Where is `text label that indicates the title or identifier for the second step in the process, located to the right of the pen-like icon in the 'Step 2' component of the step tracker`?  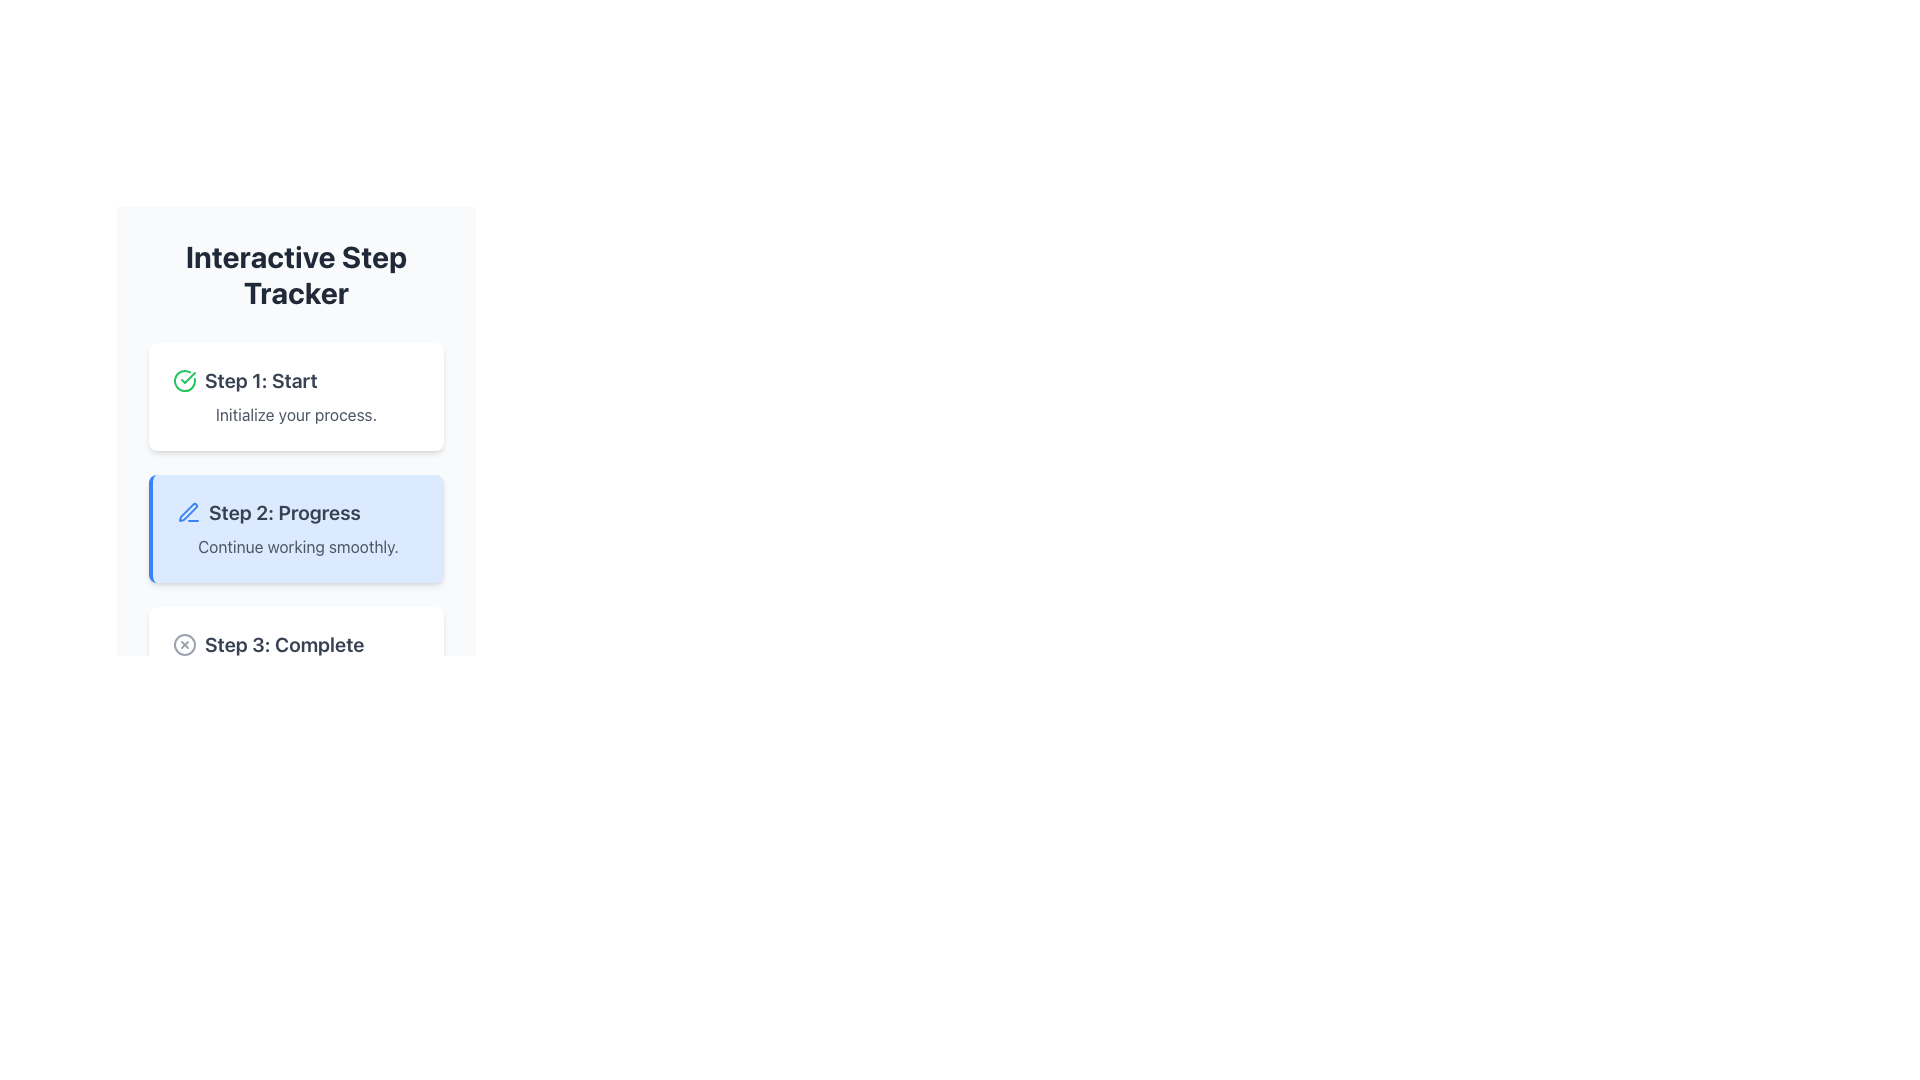
text label that indicates the title or identifier for the second step in the process, located to the right of the pen-like icon in the 'Step 2' component of the step tracker is located at coordinates (283, 512).